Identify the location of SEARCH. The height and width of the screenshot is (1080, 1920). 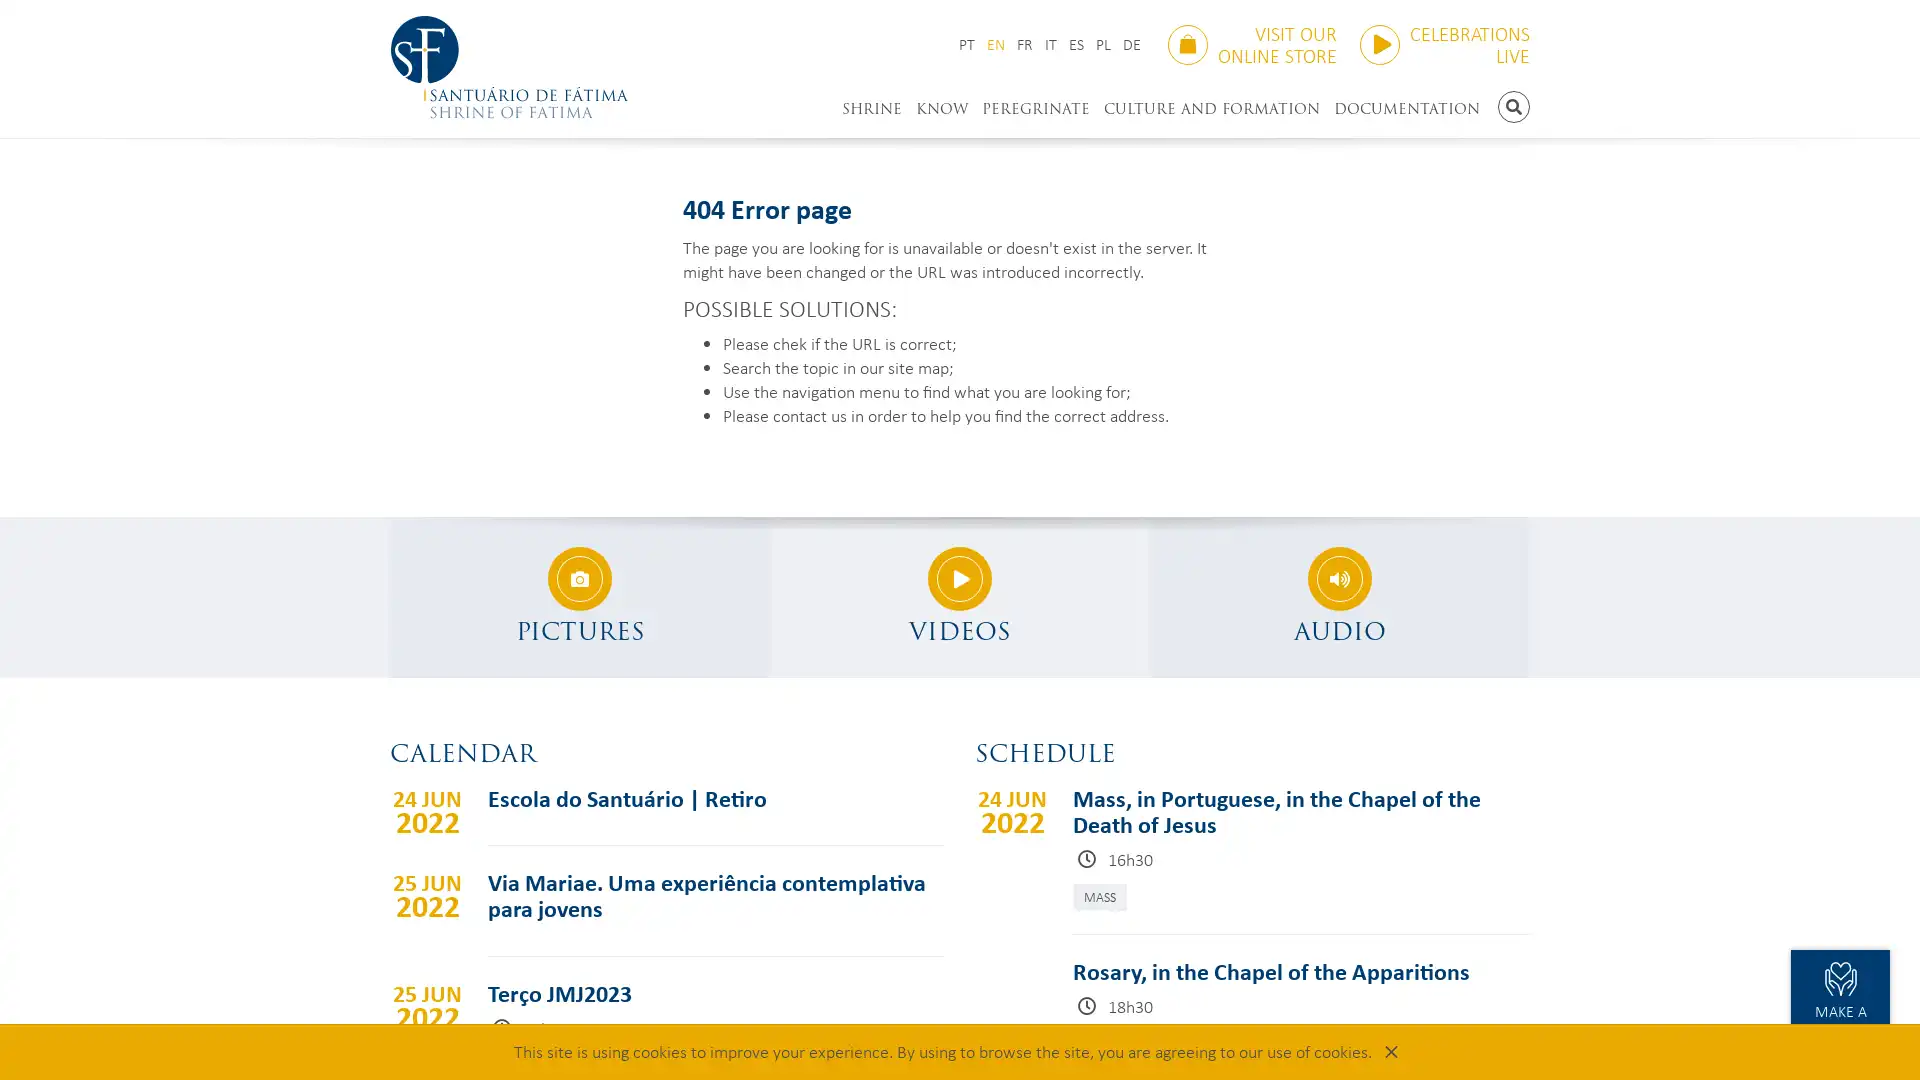
(1513, 107).